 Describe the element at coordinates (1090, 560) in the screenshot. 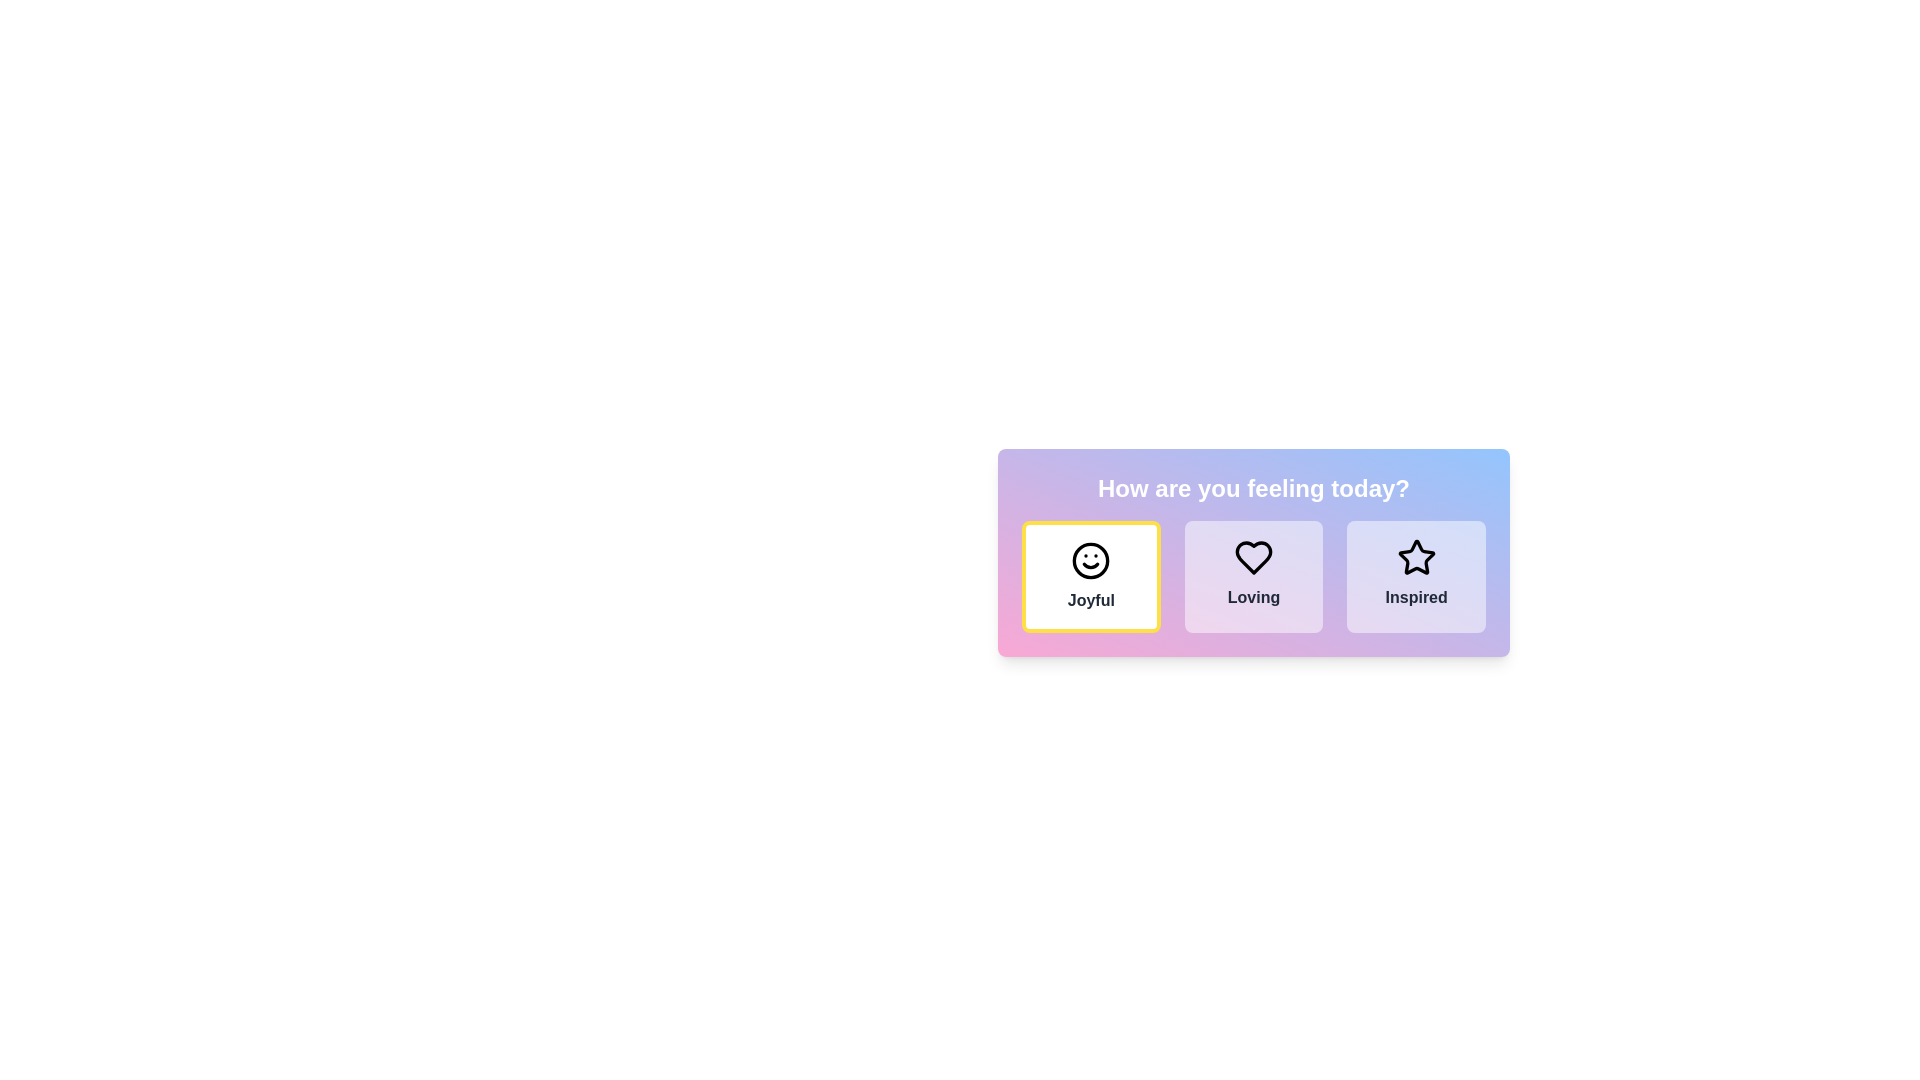

I see `the 'Joyful' emotion icon, which is the leftmost option under the question 'How are you feeling today?'` at that location.